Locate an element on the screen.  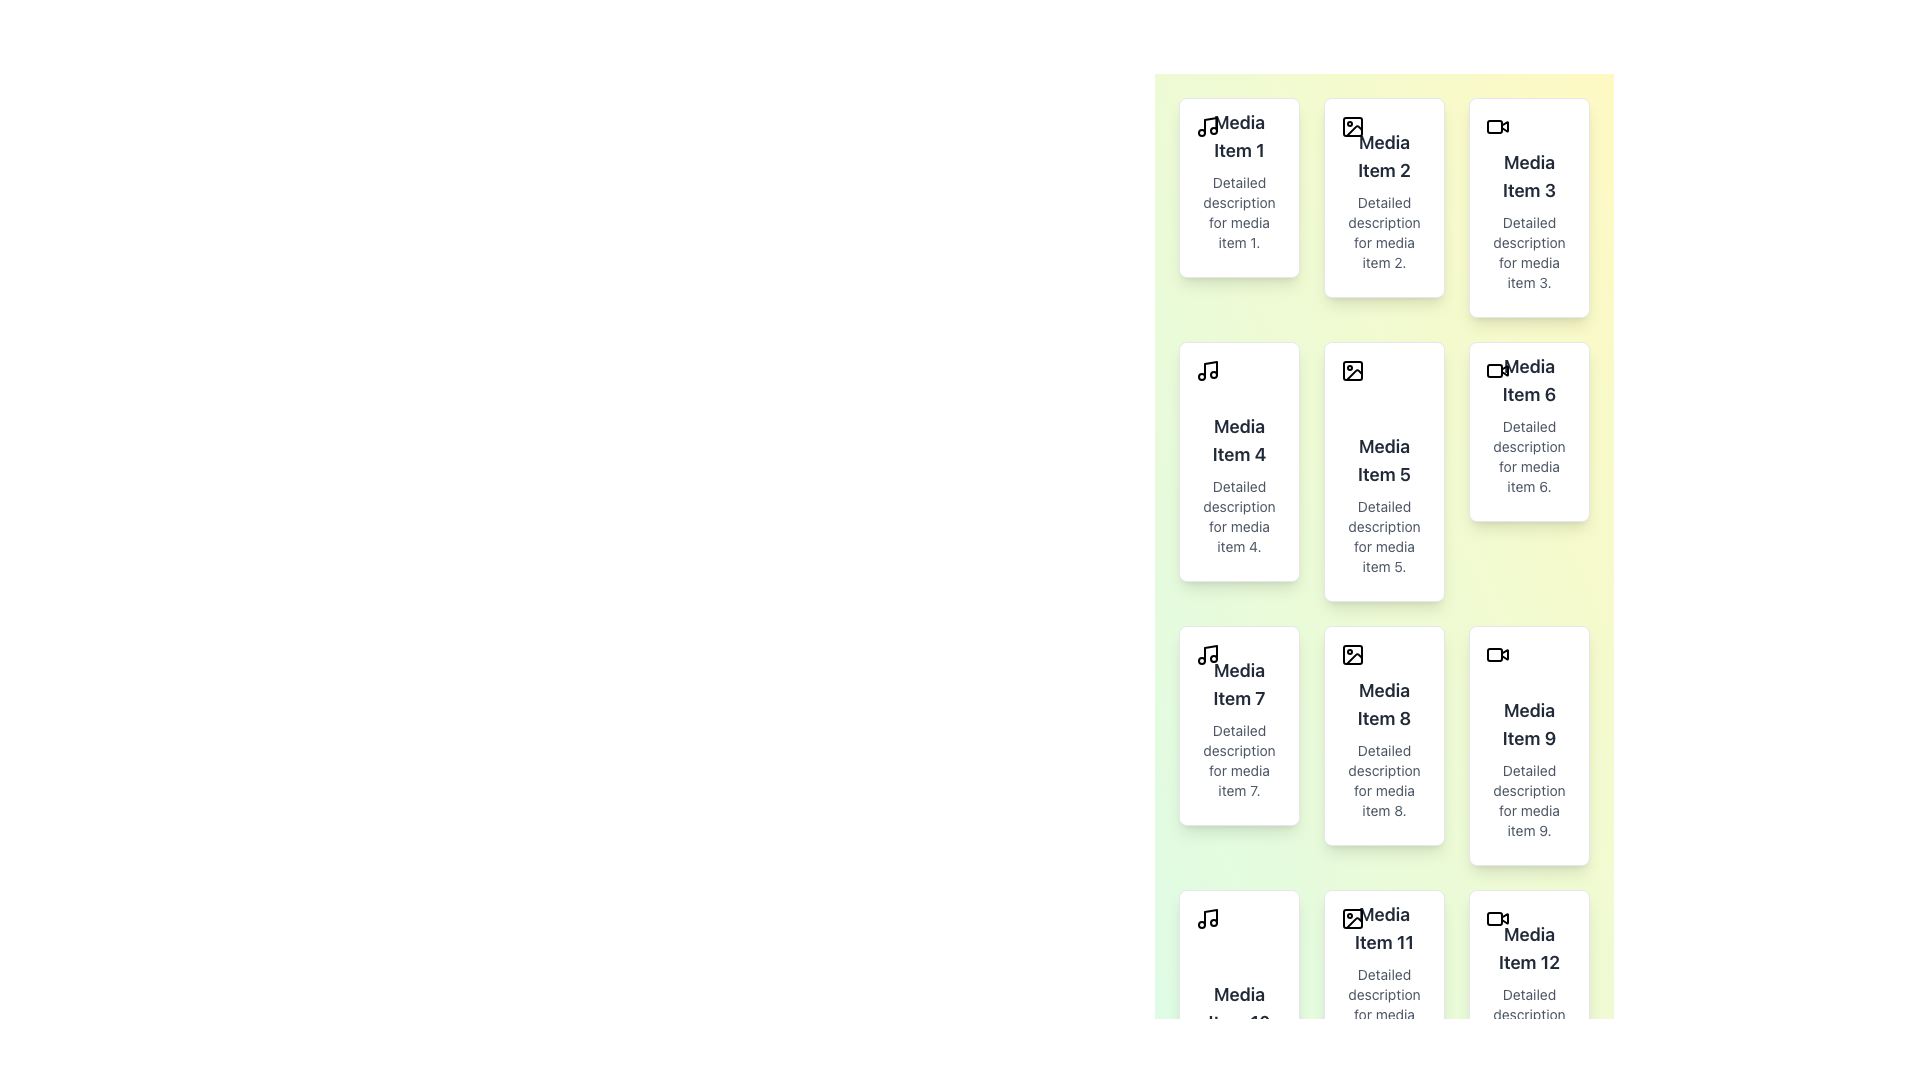
text content of the static display card located in the second column and third row of the grid layout, adjacent to 'Media Item 5' on the left and 'Media Item 9' below is located at coordinates (1528, 431).